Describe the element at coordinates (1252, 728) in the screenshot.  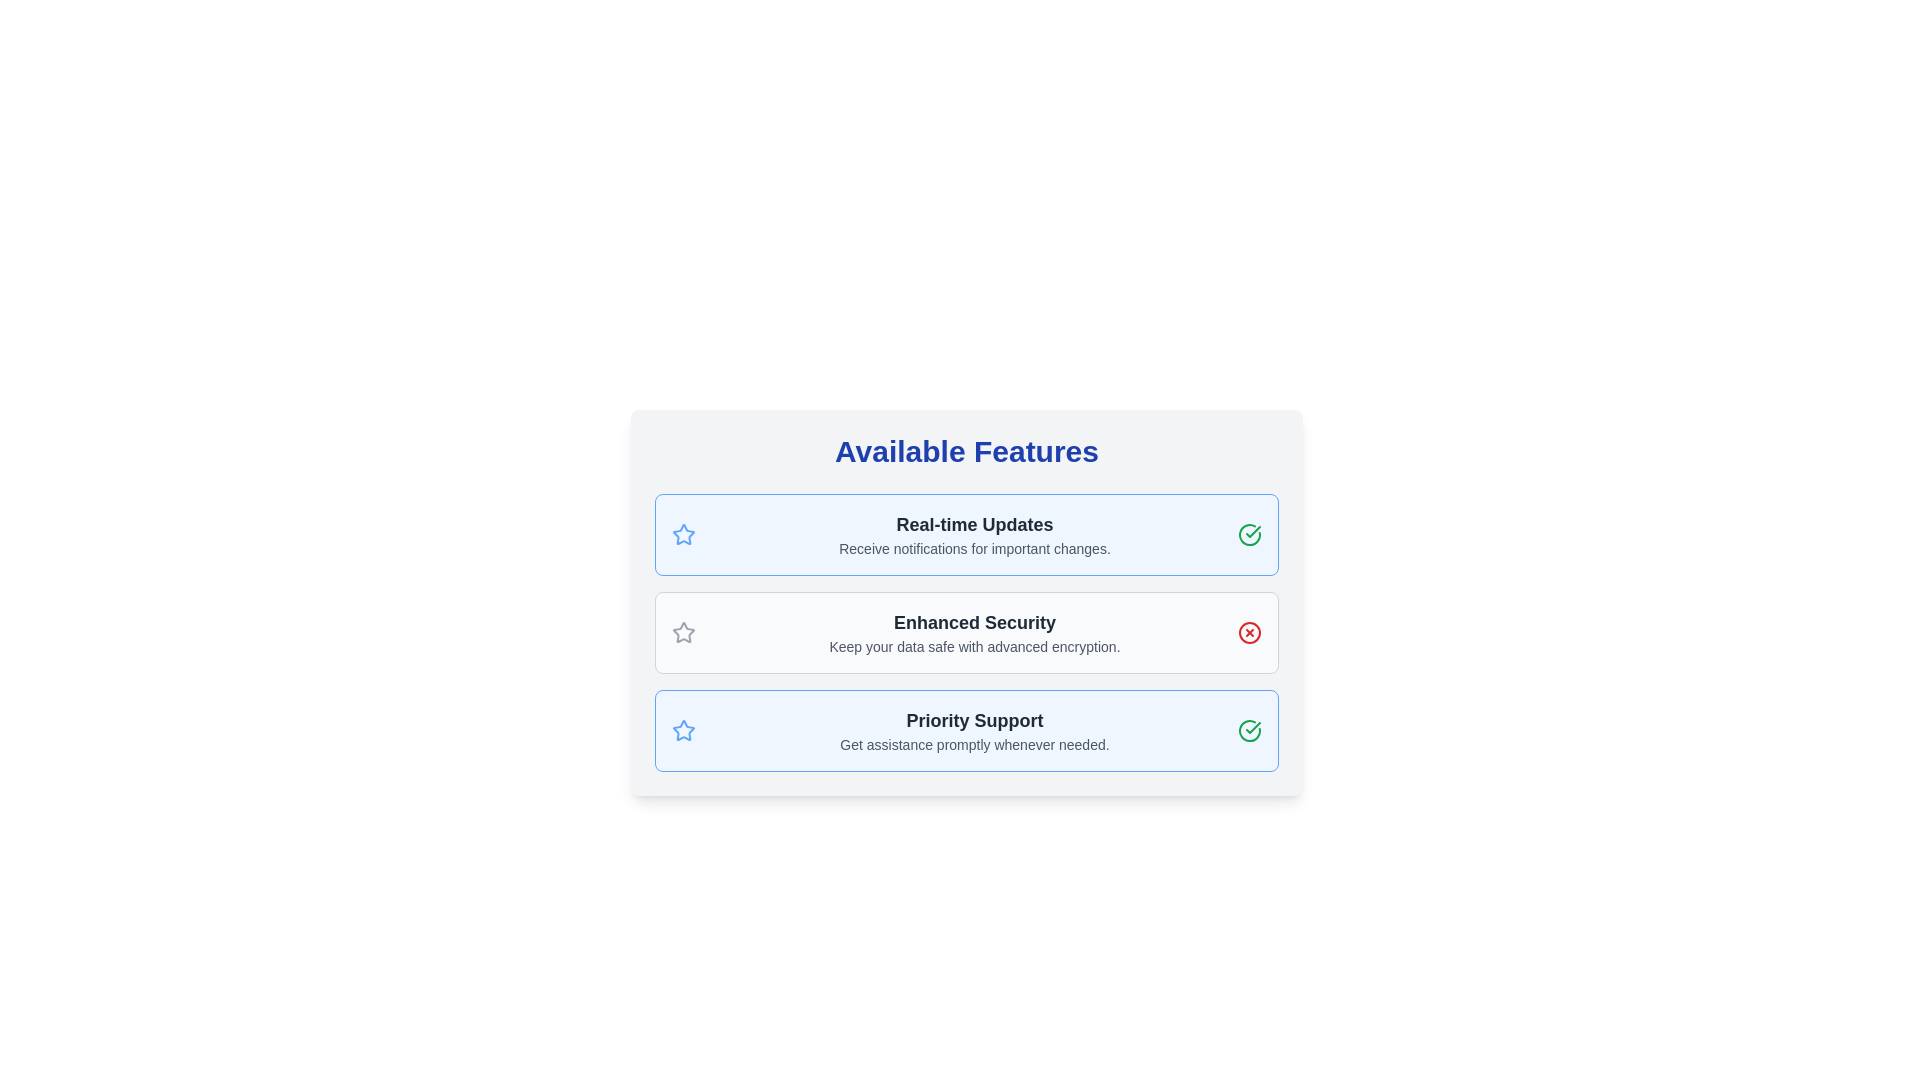
I see `the 'Real-time Updates' icon located at the far right of the first row in the feature list to provide visual confirmation of its active status` at that location.